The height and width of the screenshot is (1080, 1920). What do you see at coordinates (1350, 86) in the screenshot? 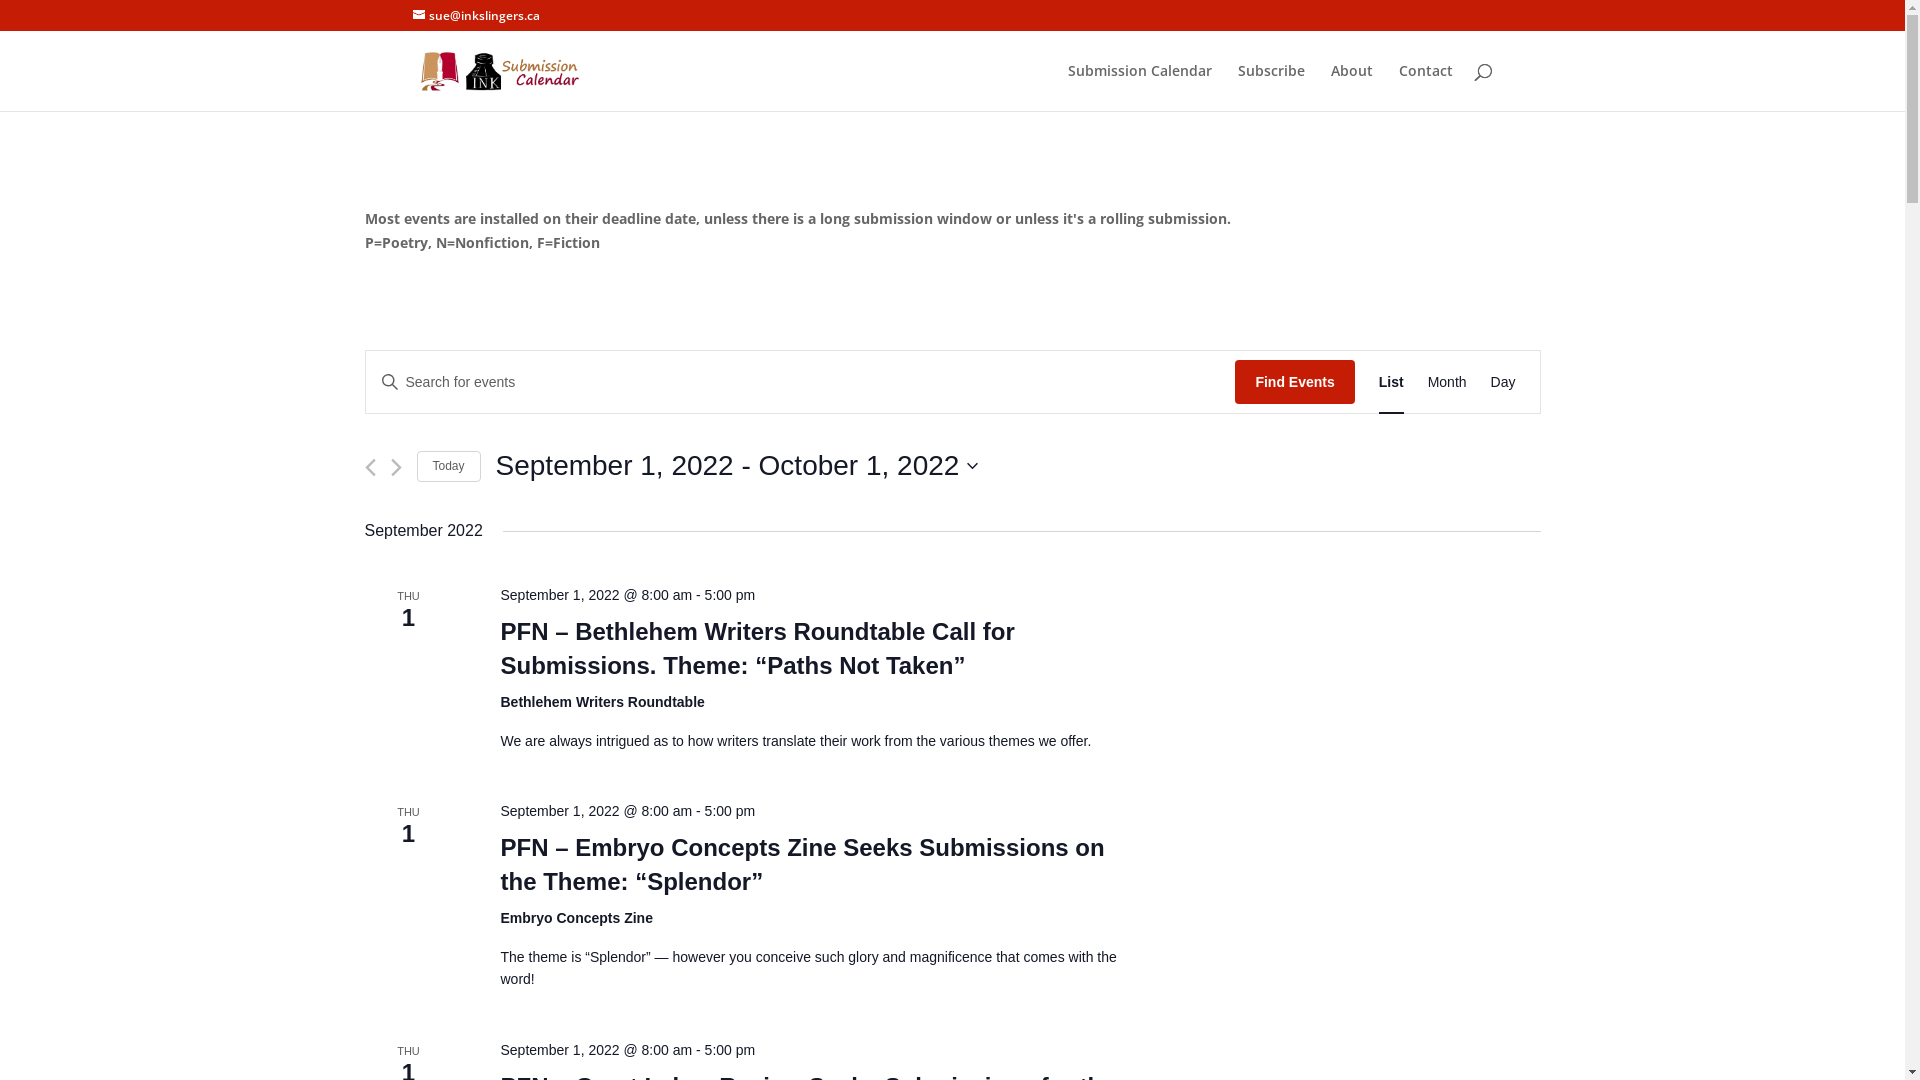
I see `'About'` at bounding box center [1350, 86].